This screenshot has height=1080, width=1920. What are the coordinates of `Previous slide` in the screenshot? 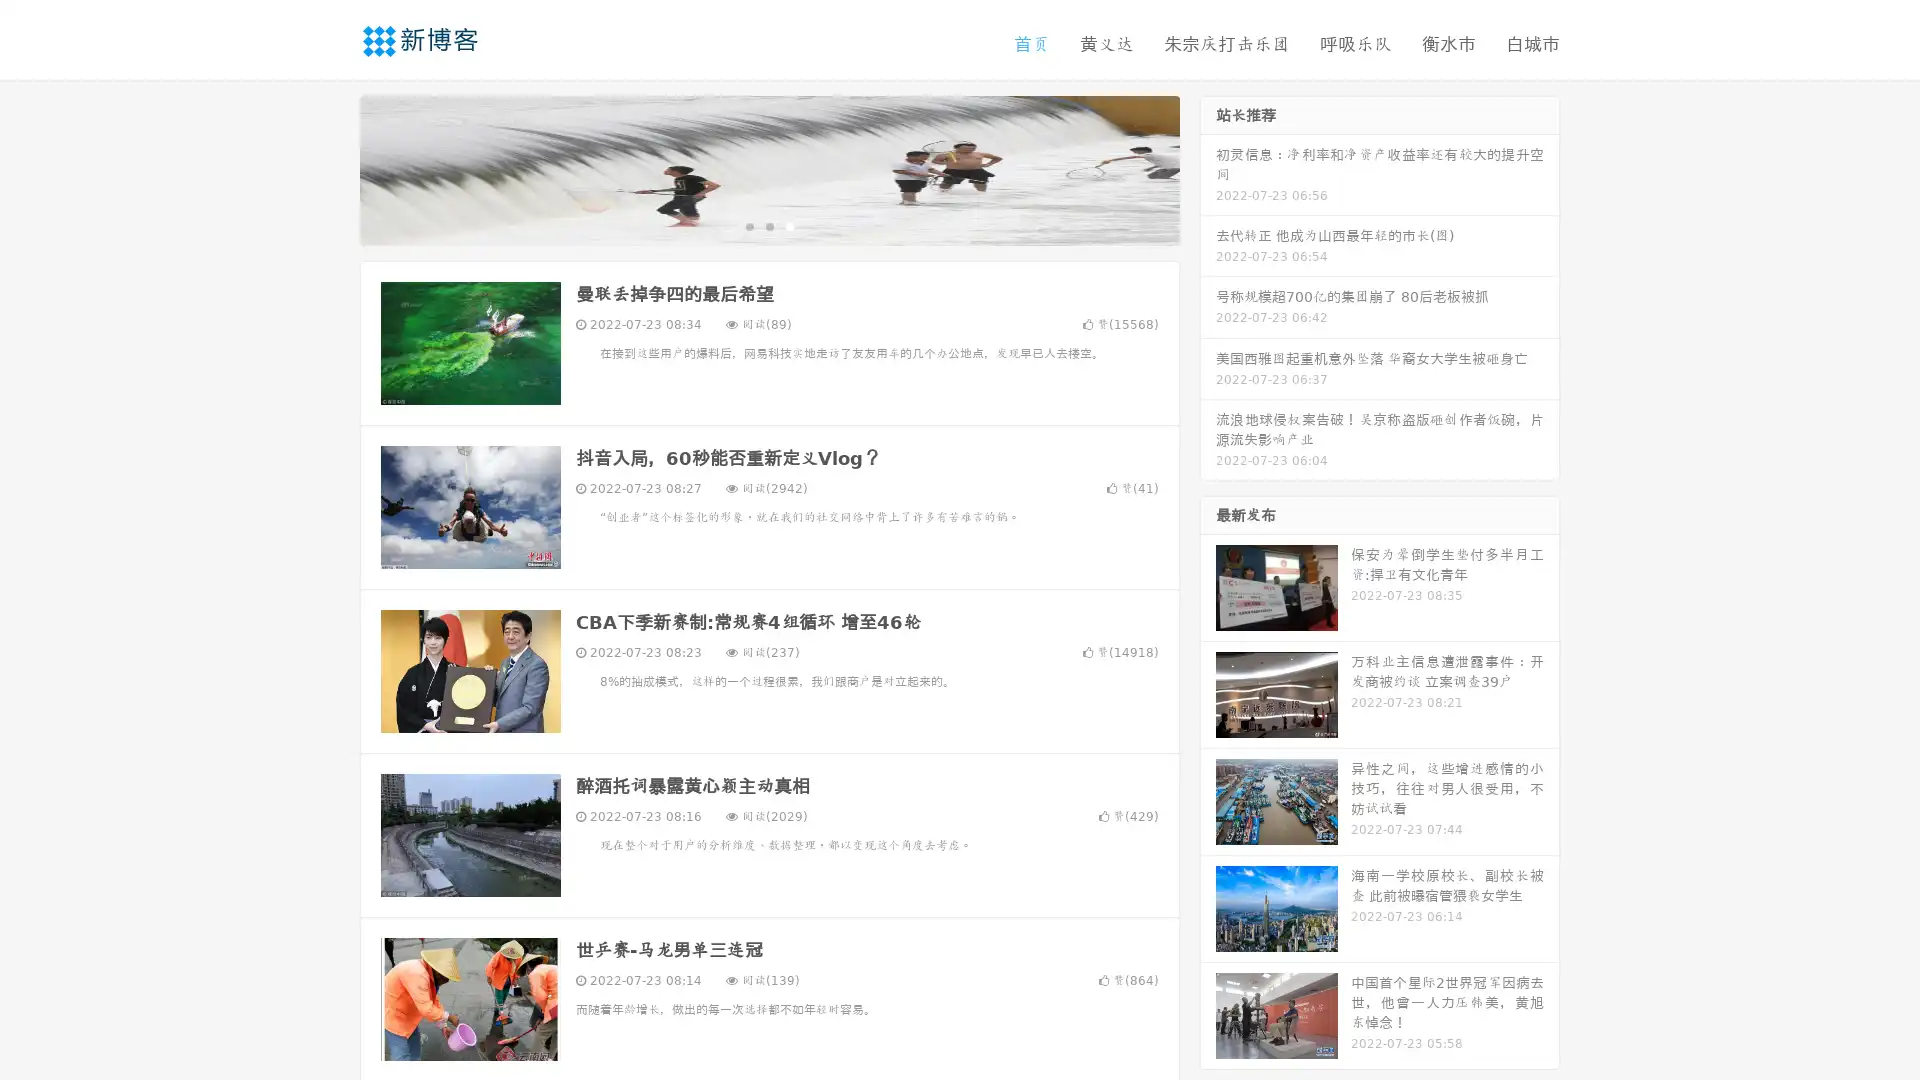 It's located at (330, 168).